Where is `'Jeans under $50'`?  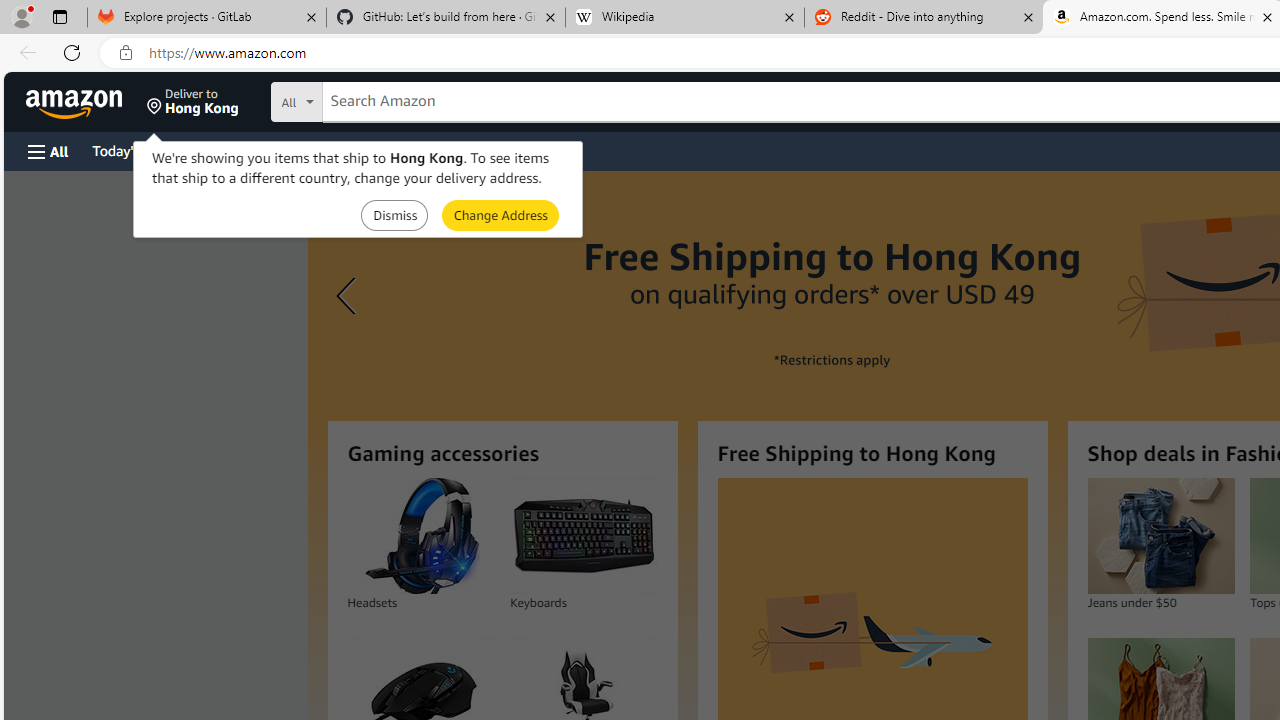
'Jeans under $50' is located at coordinates (1160, 535).